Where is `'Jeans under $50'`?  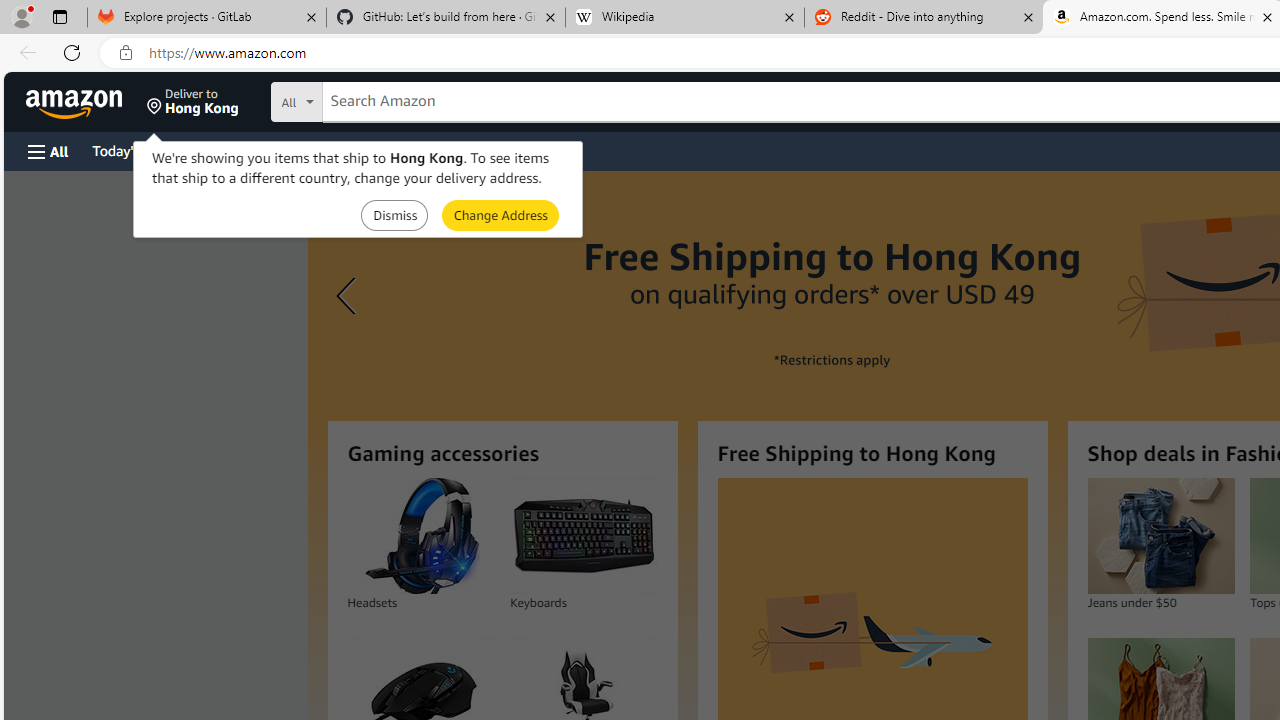
'Jeans under $50' is located at coordinates (1160, 535).